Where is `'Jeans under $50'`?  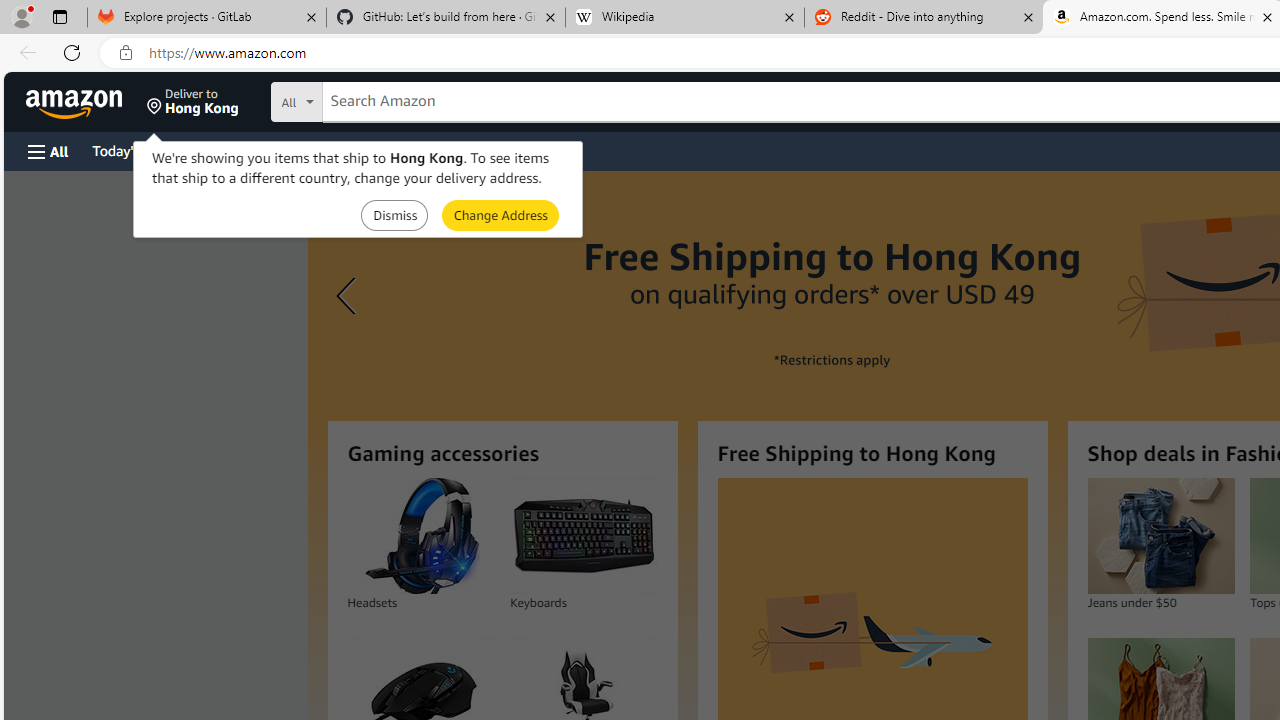
'Jeans under $50' is located at coordinates (1160, 535).